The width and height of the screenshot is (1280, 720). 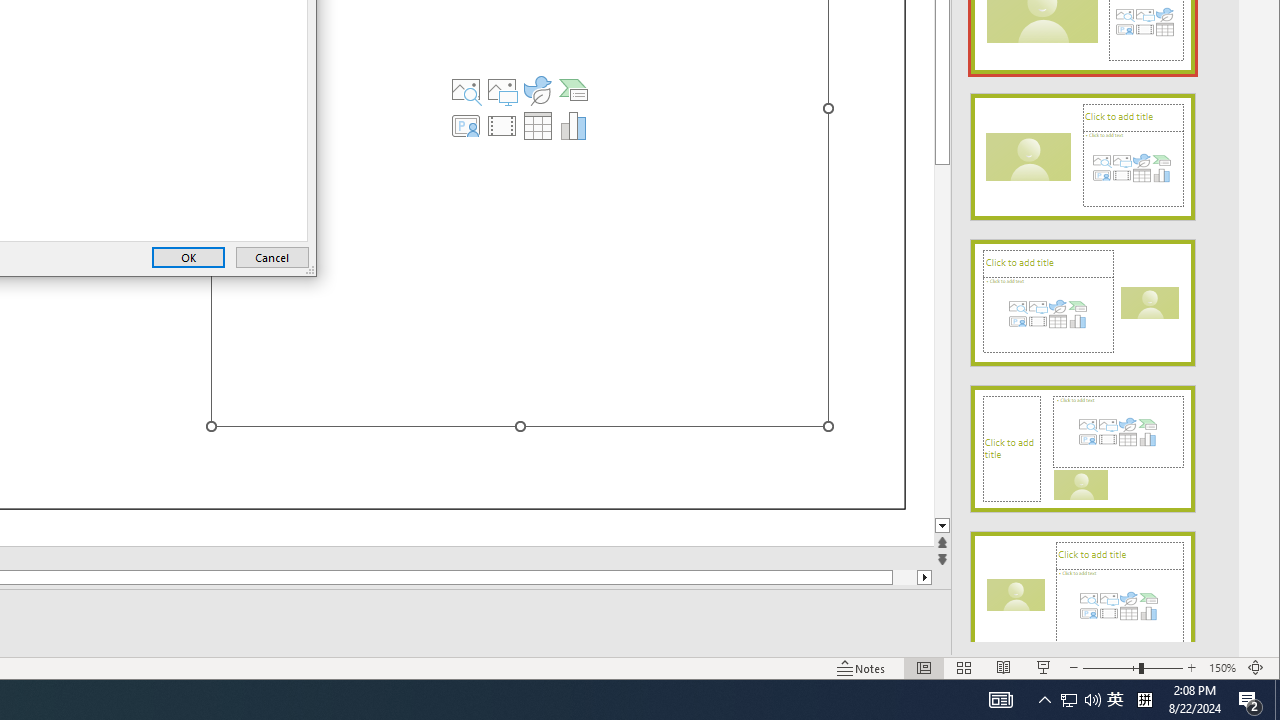 What do you see at coordinates (465, 90) in the screenshot?
I see `'Stock Images'` at bounding box center [465, 90].